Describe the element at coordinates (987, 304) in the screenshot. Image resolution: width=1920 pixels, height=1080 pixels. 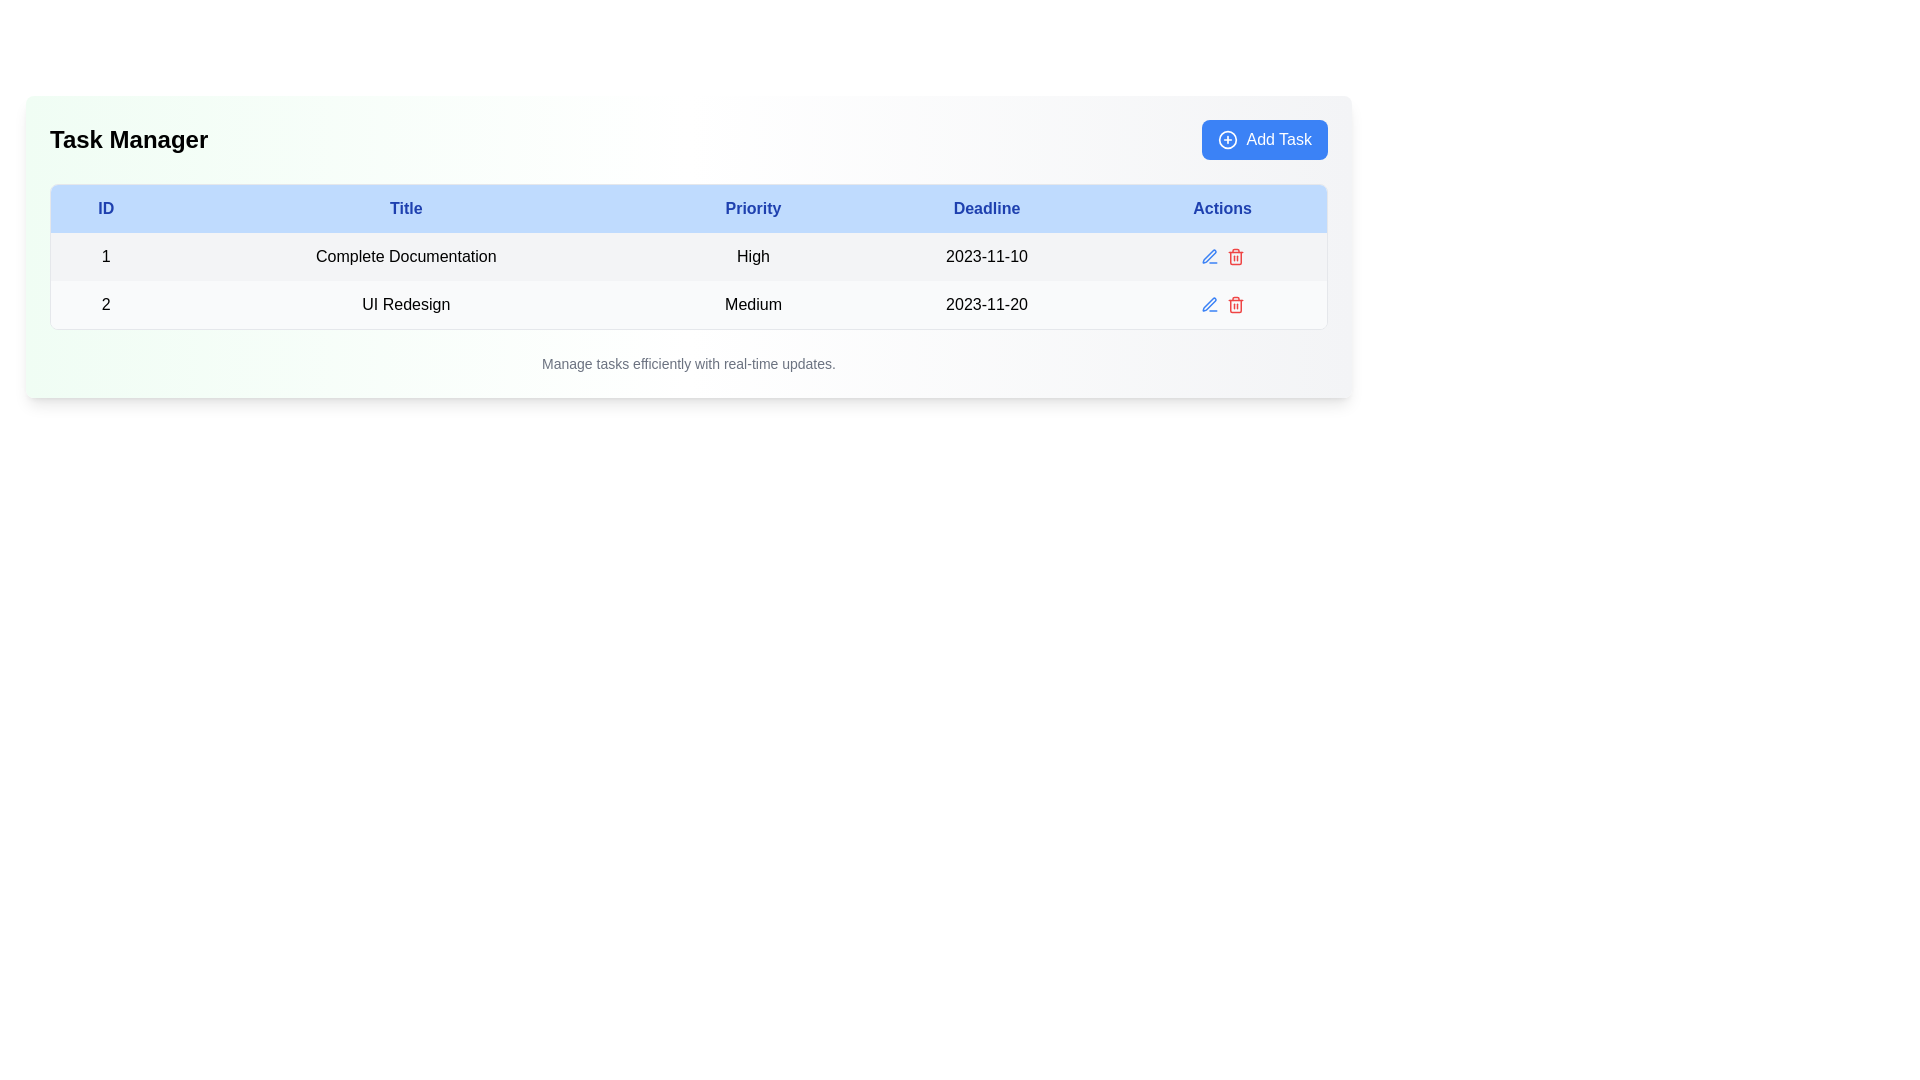
I see `the static text label that provides the deadline information for the 'UI Redesign' task, located in the 'Deadline' column of the table's second row` at that location.